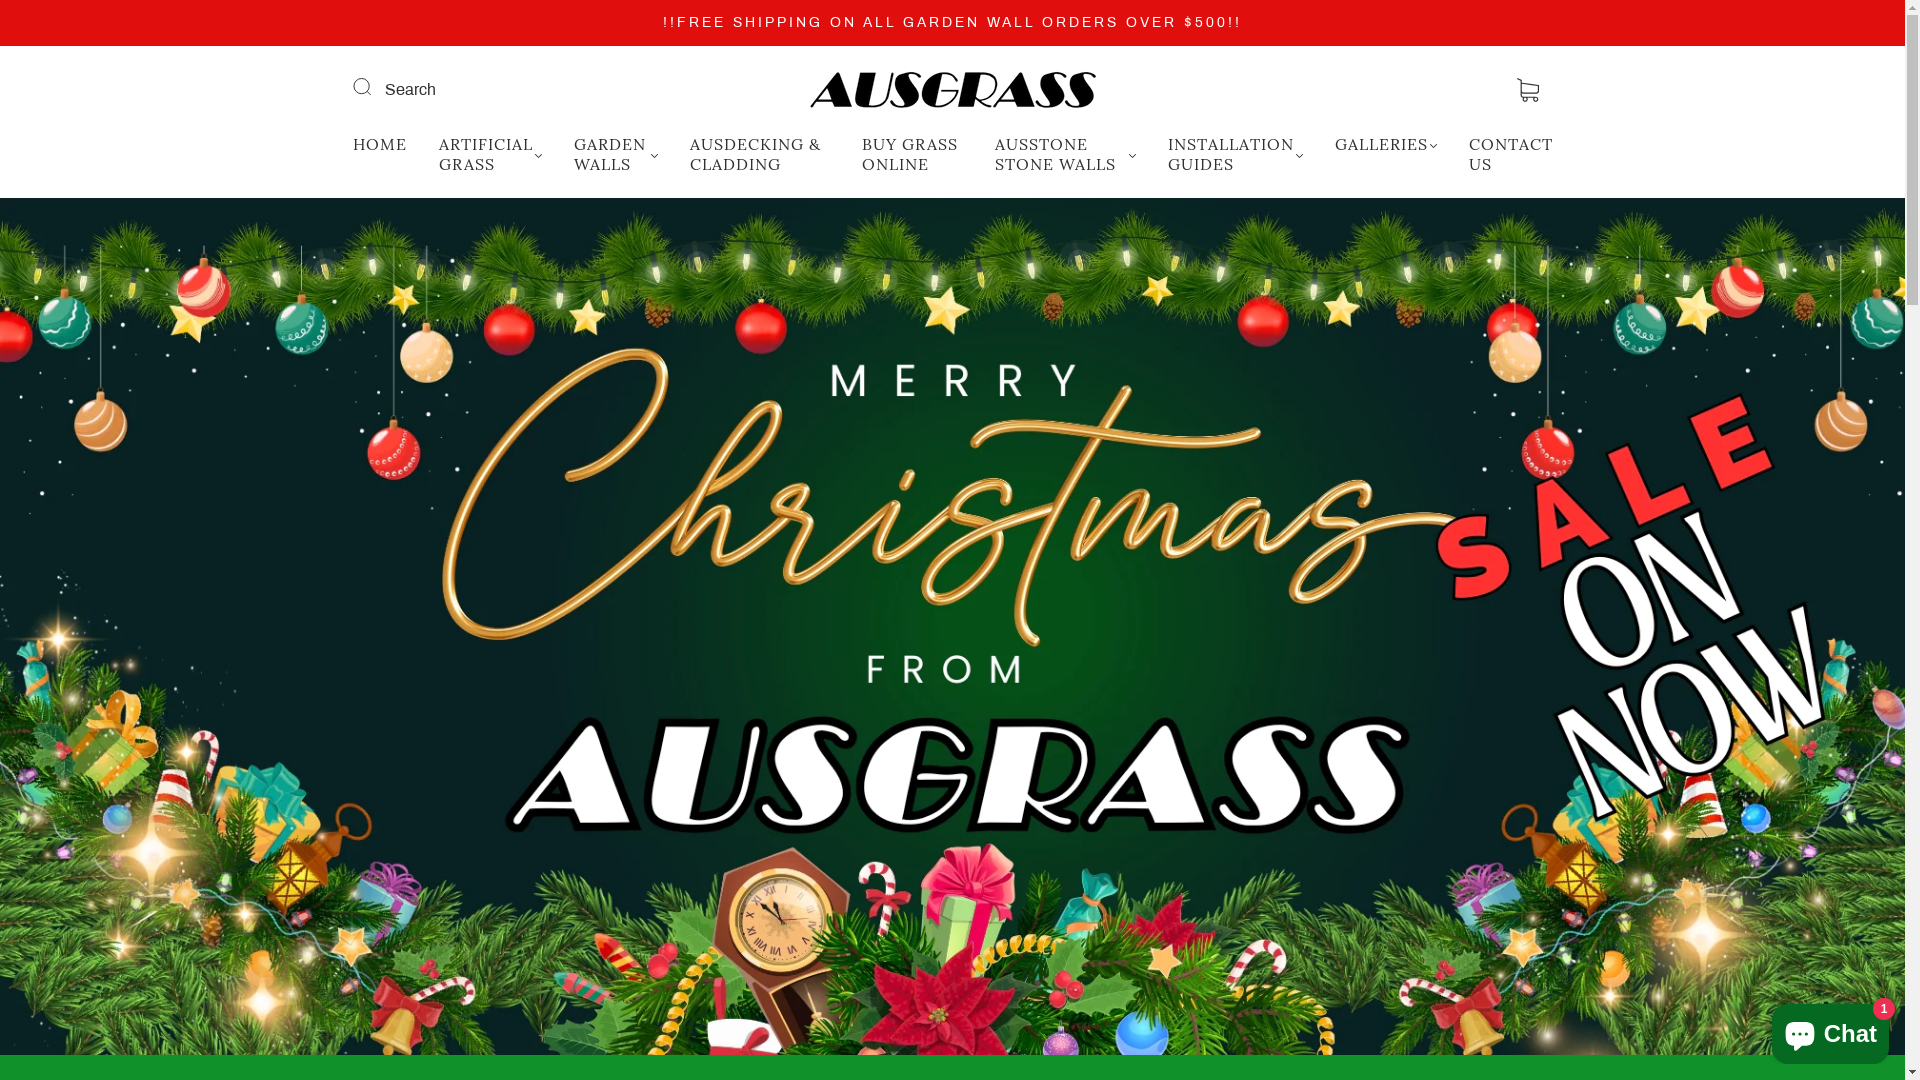 The width and height of the screenshot is (1920, 1080). I want to click on 'BUY GRASS ONLINE', so click(911, 153).